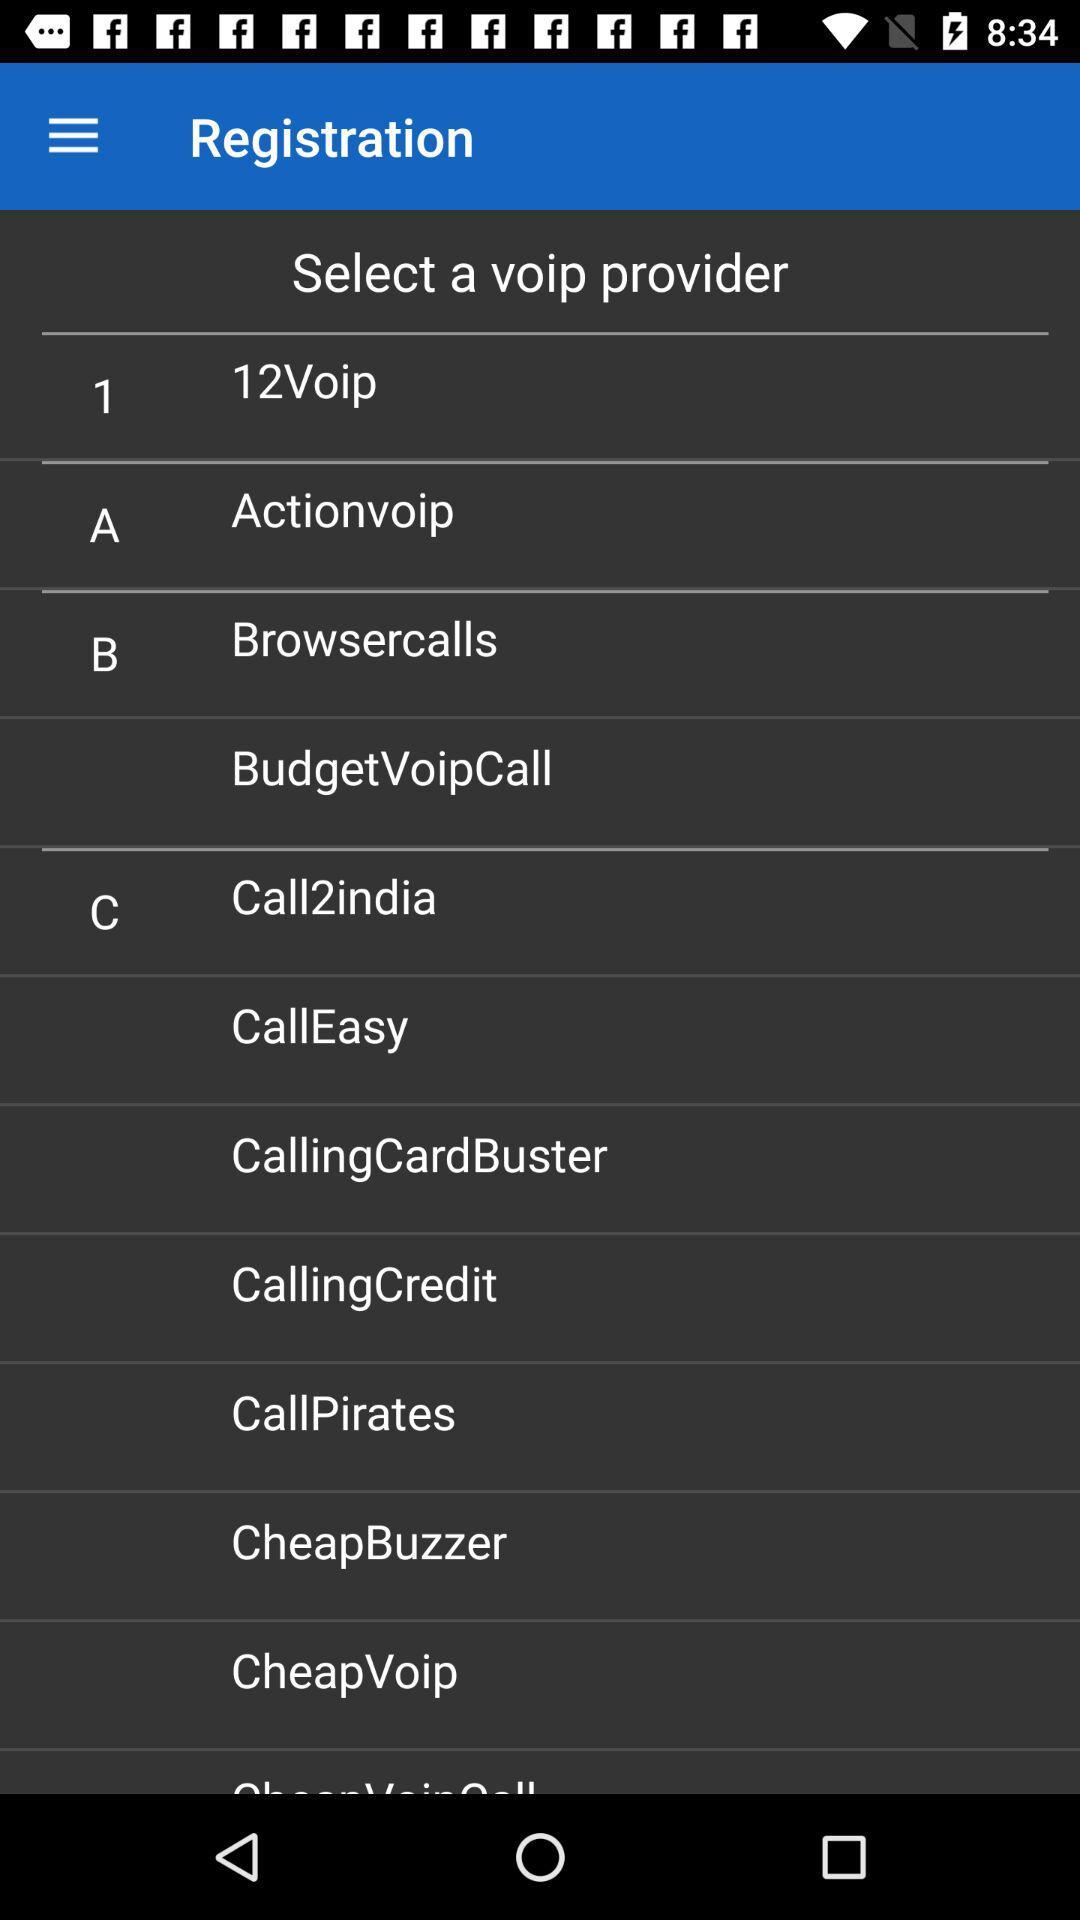 This screenshot has width=1080, height=1920. Describe the element at coordinates (326, 1024) in the screenshot. I see `the calleasy icon` at that location.